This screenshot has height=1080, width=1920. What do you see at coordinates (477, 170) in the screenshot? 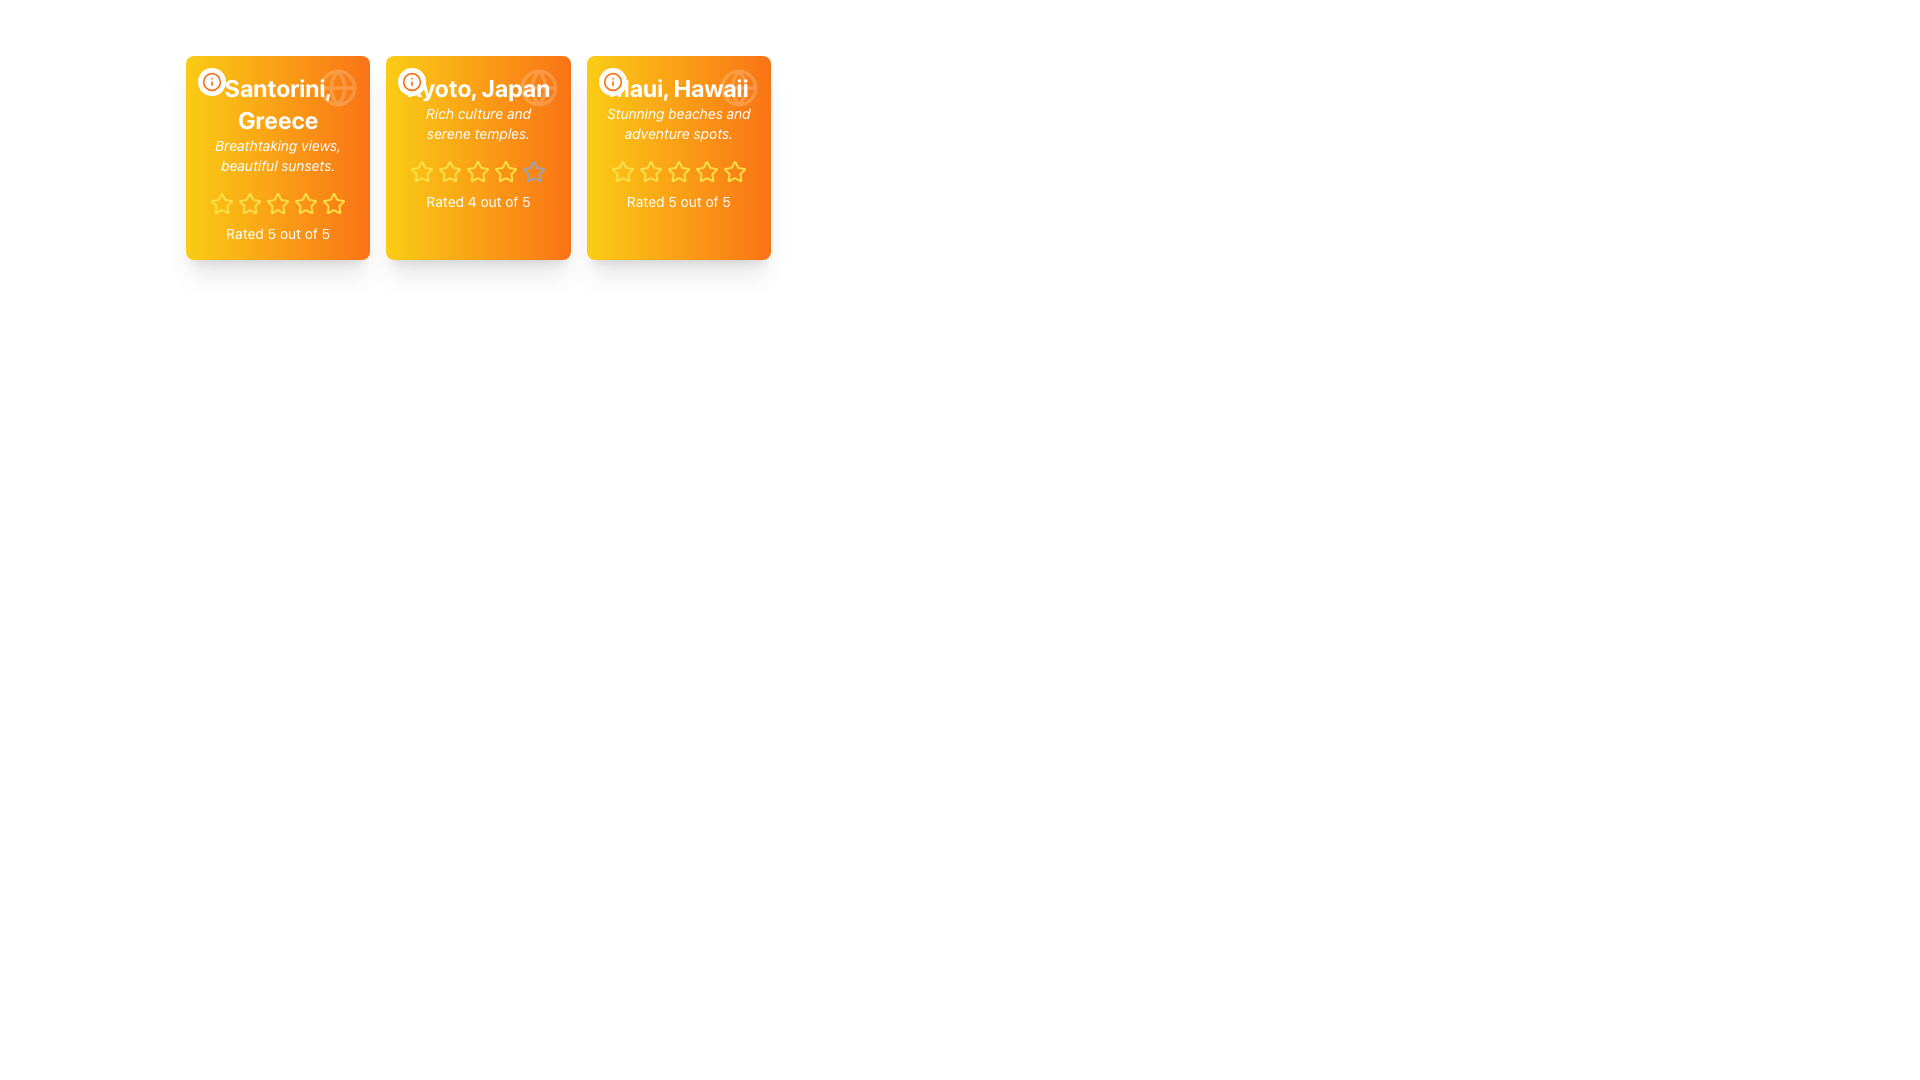
I see `the second yellow star icon in the five-star rating system for 'Kyoto, Japan'` at bounding box center [477, 170].